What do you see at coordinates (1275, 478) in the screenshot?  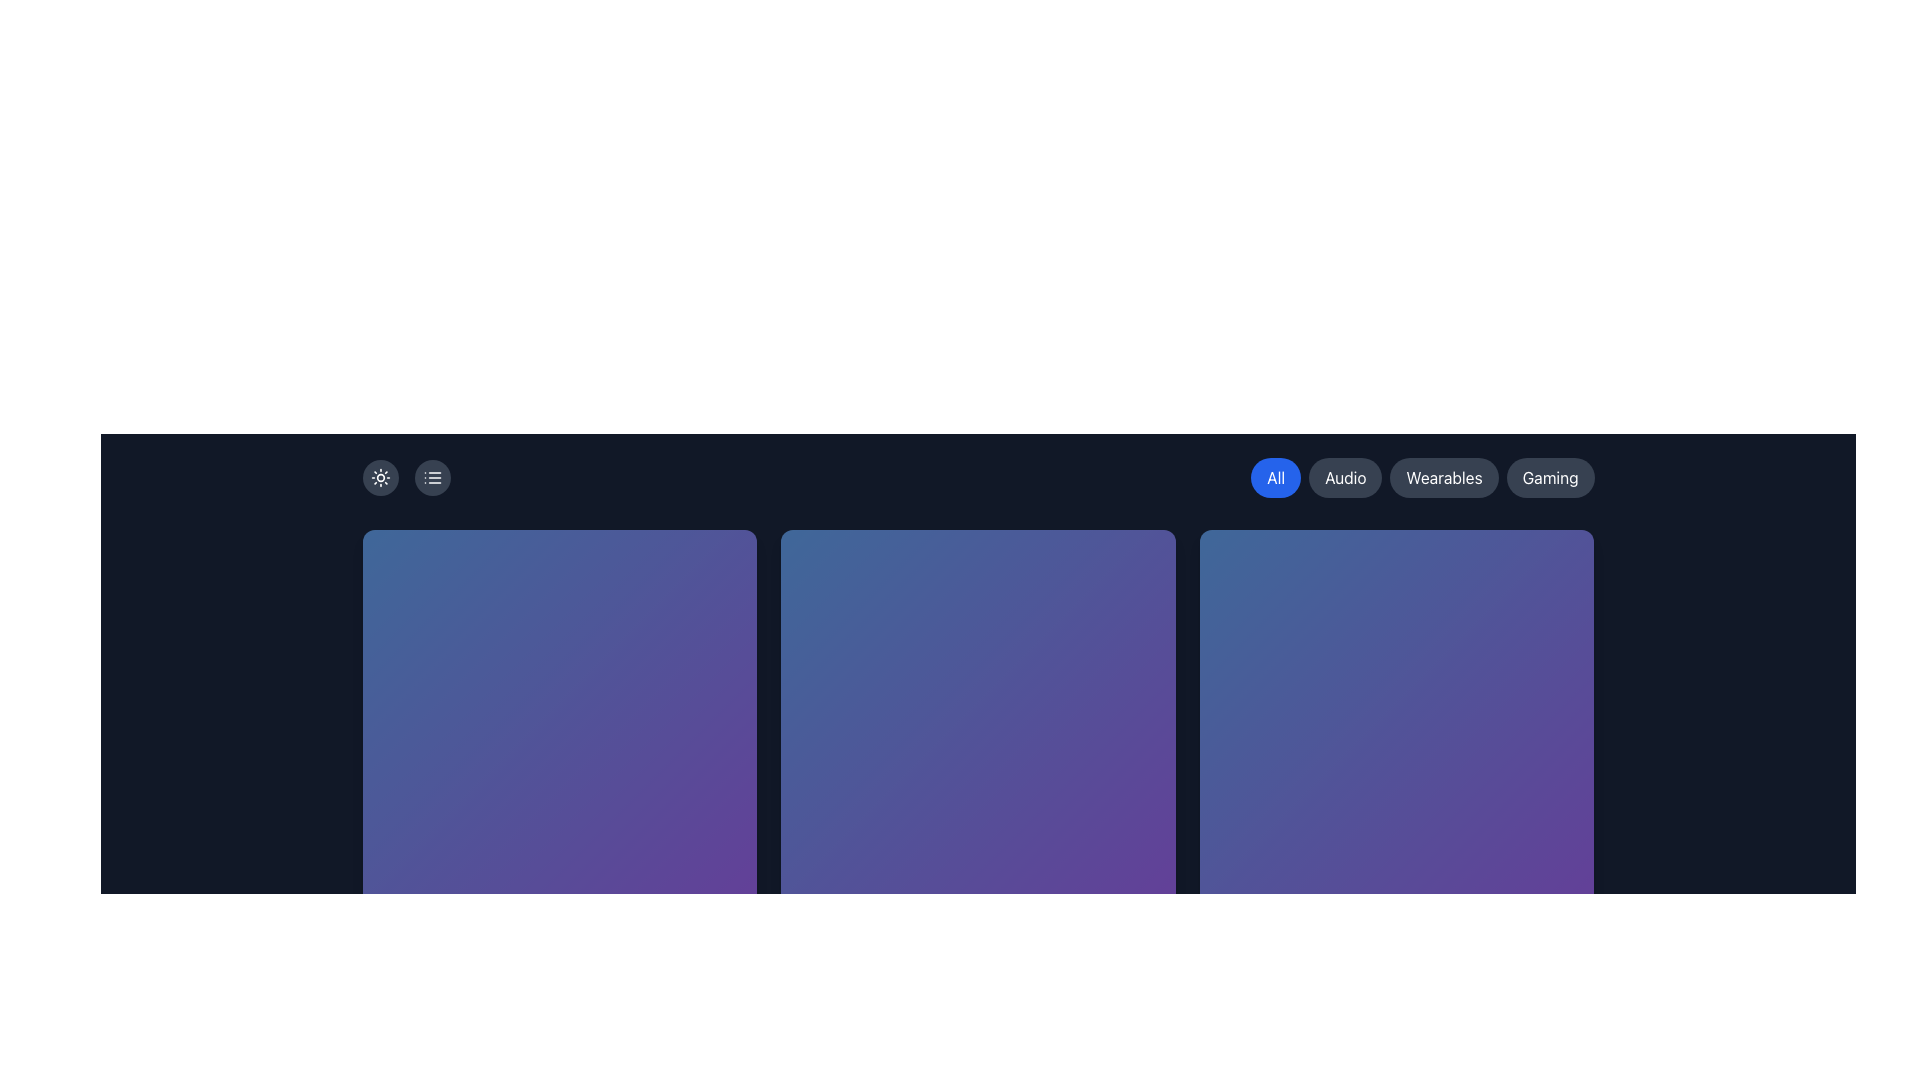 I see `the navigational button located at the top-right section of the interface` at bounding box center [1275, 478].